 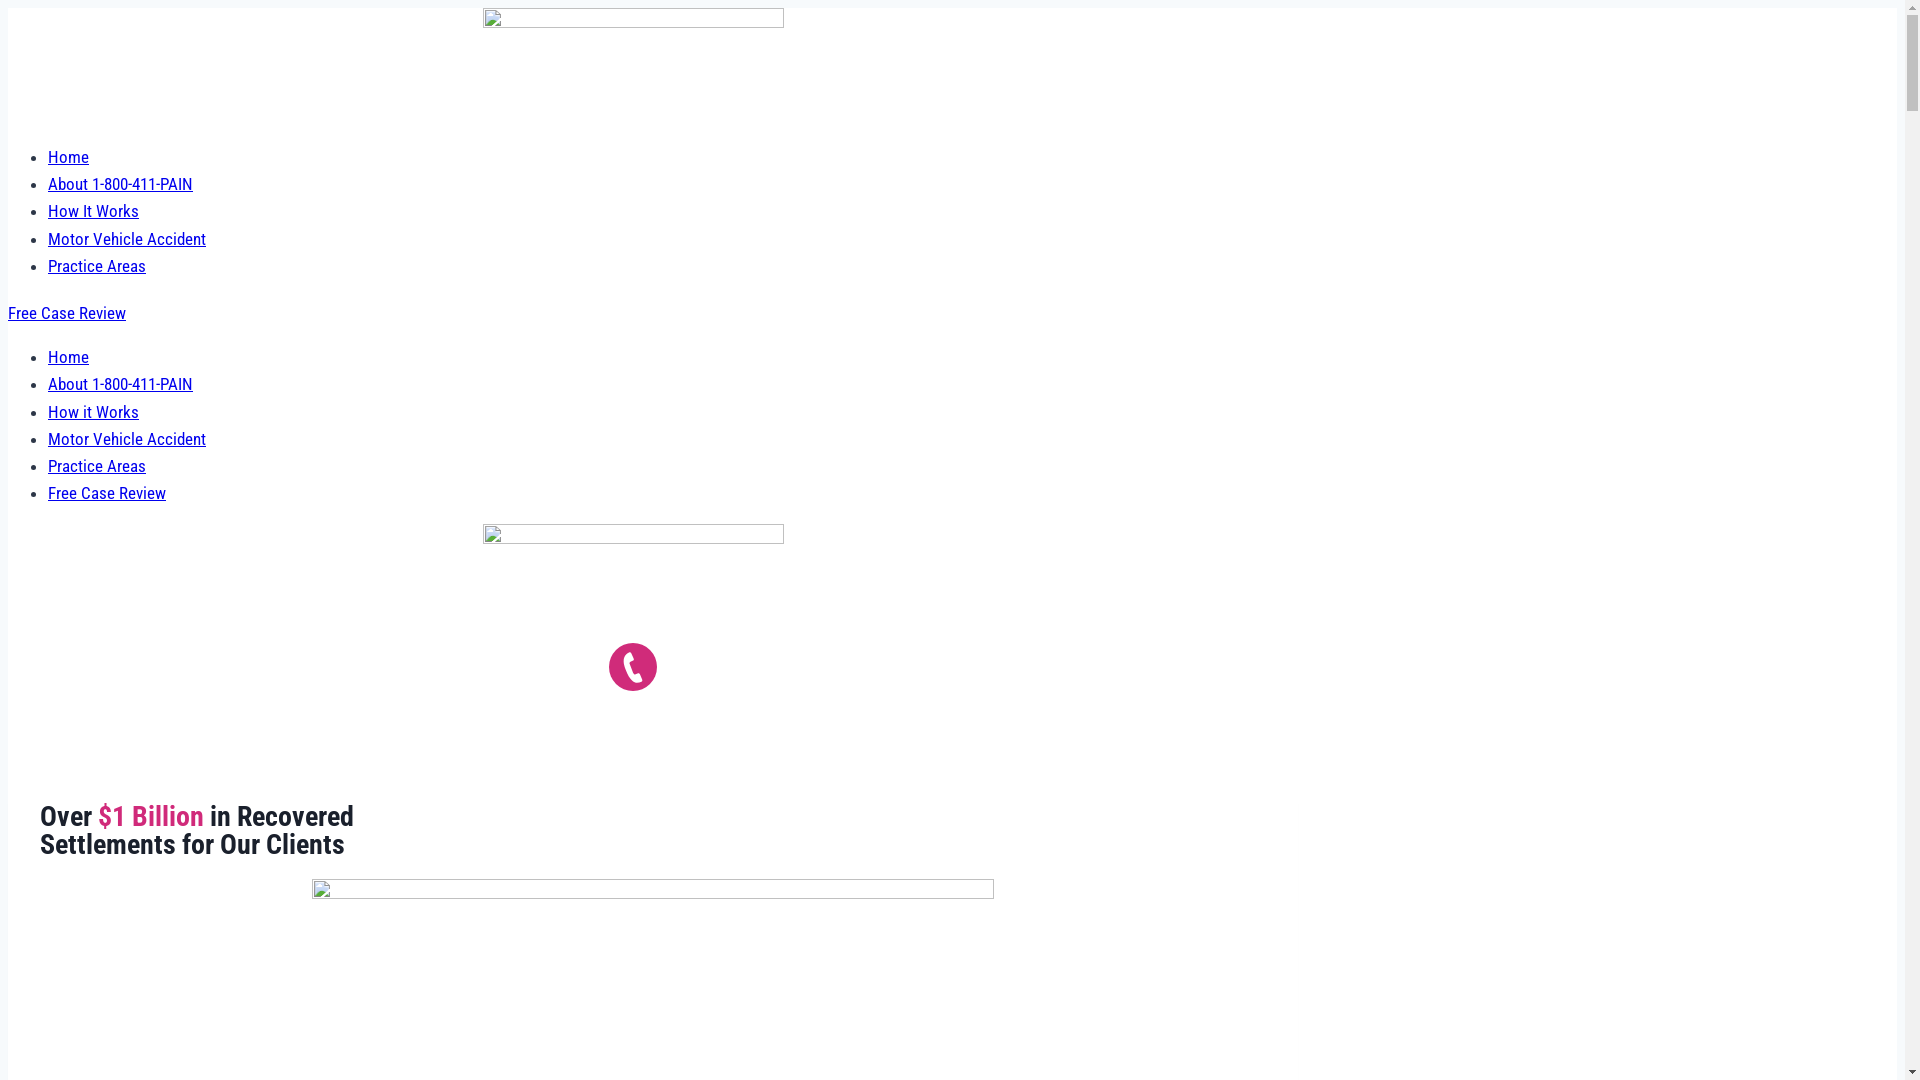 What do you see at coordinates (68, 356) in the screenshot?
I see `'Home'` at bounding box center [68, 356].